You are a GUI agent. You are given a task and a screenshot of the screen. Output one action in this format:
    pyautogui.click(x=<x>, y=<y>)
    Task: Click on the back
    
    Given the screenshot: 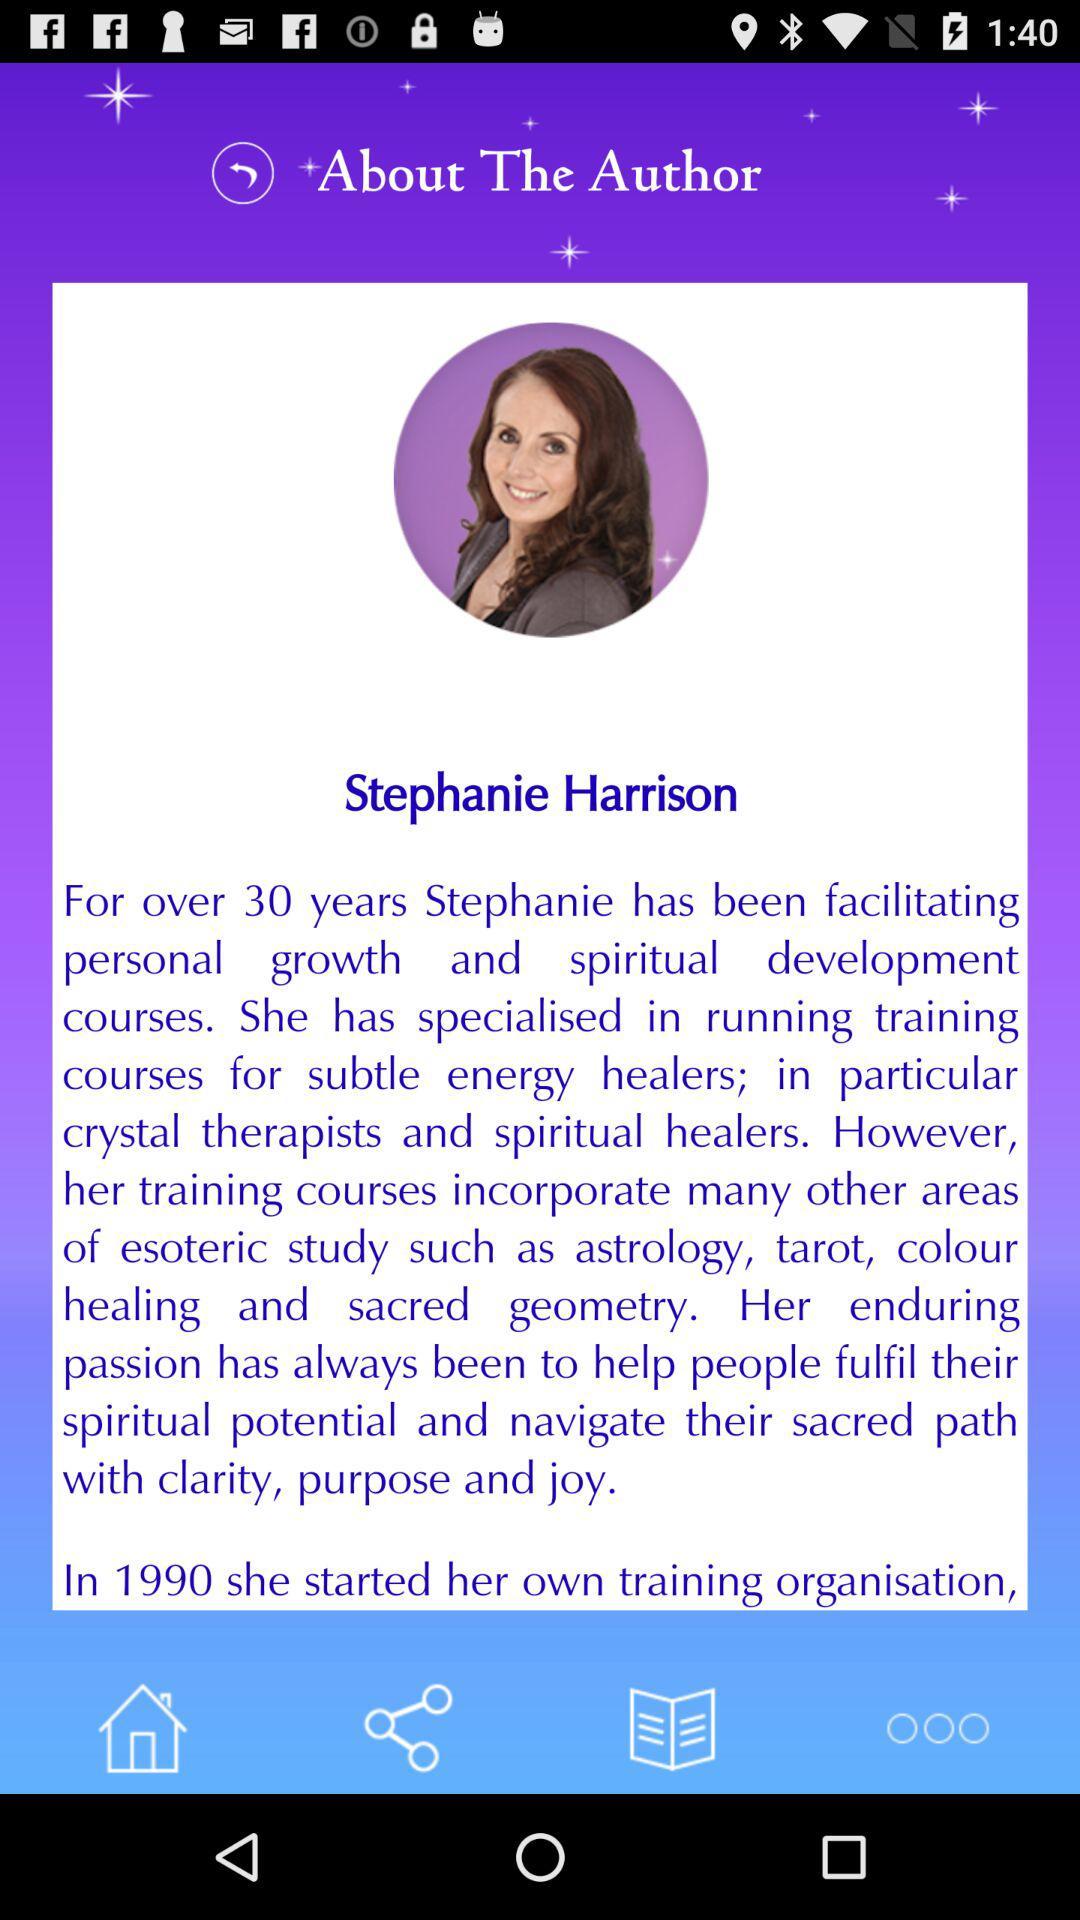 What is the action you would take?
    pyautogui.click(x=242, y=172)
    